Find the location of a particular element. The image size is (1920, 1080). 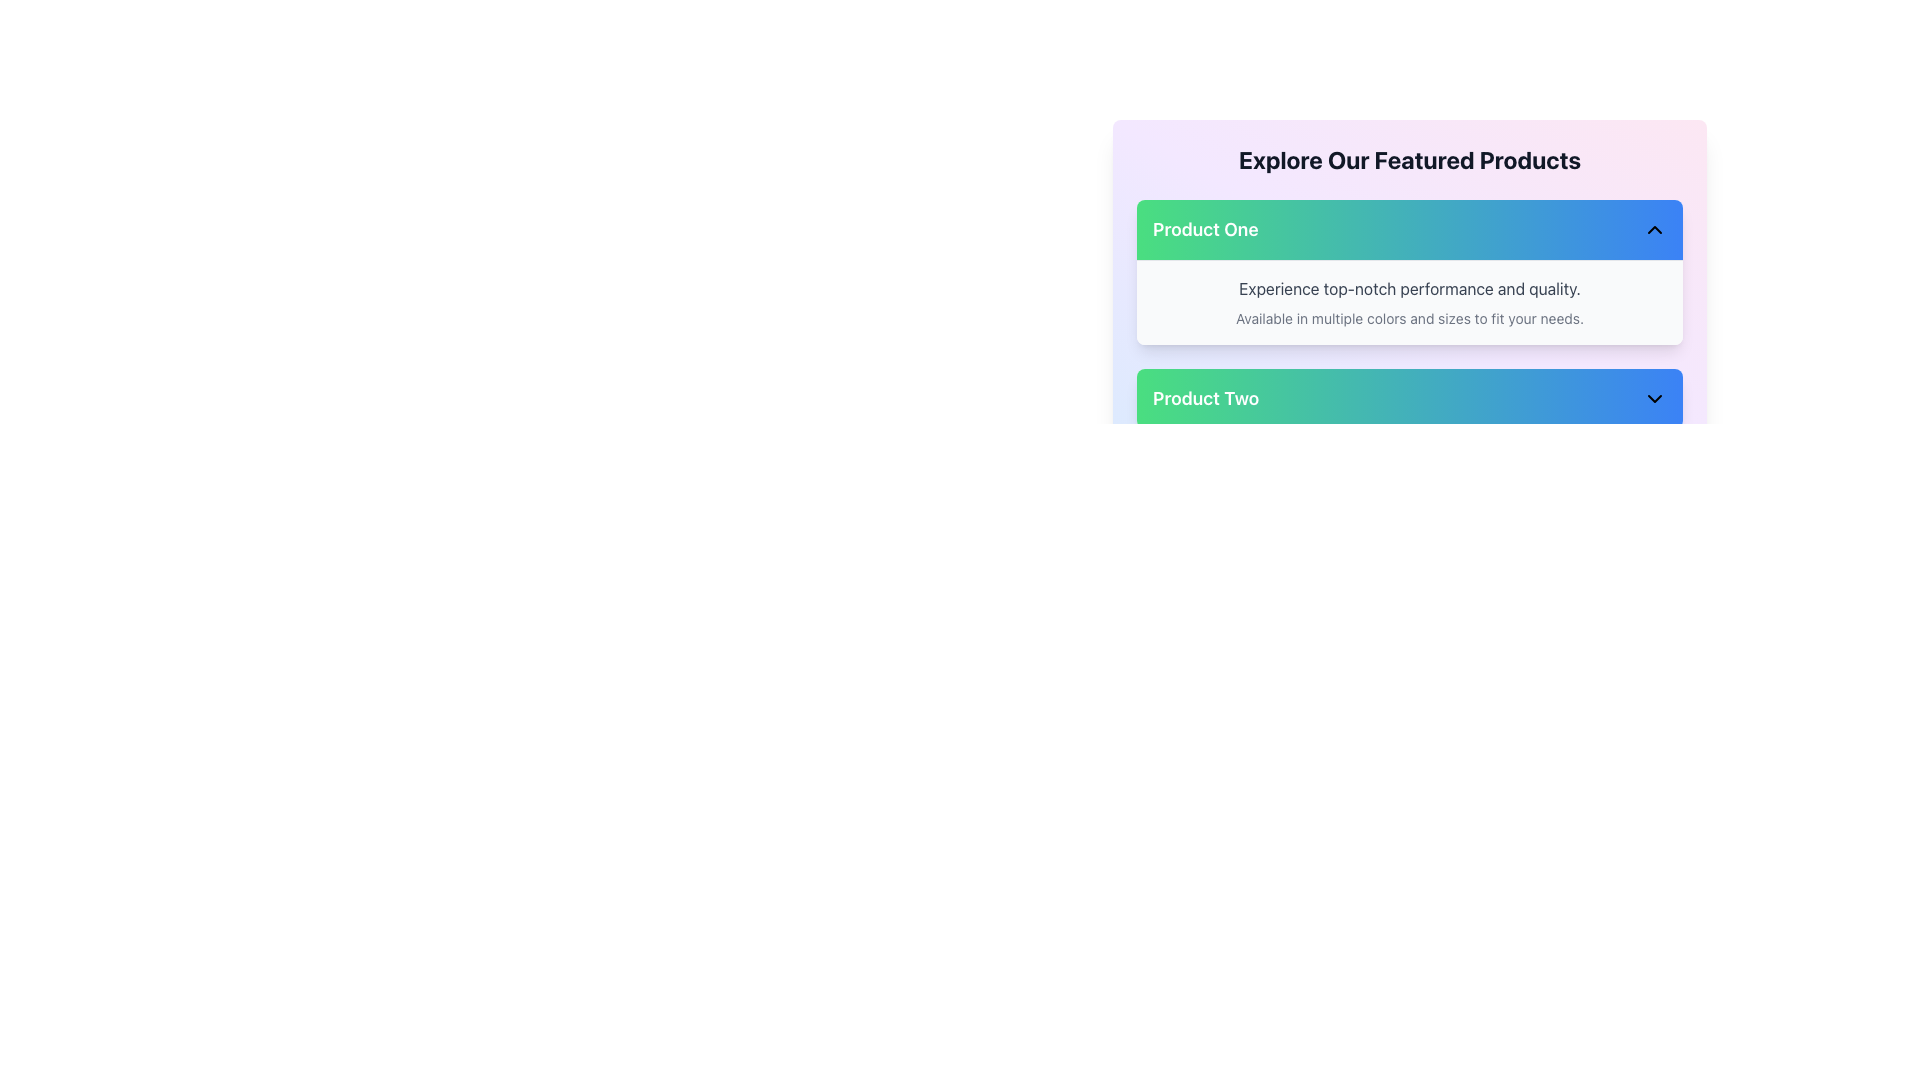

the text label that reads 'Available in multiple colors and sizes to fit your needs.' located below the description in the 'Product One' section is located at coordinates (1409, 318).